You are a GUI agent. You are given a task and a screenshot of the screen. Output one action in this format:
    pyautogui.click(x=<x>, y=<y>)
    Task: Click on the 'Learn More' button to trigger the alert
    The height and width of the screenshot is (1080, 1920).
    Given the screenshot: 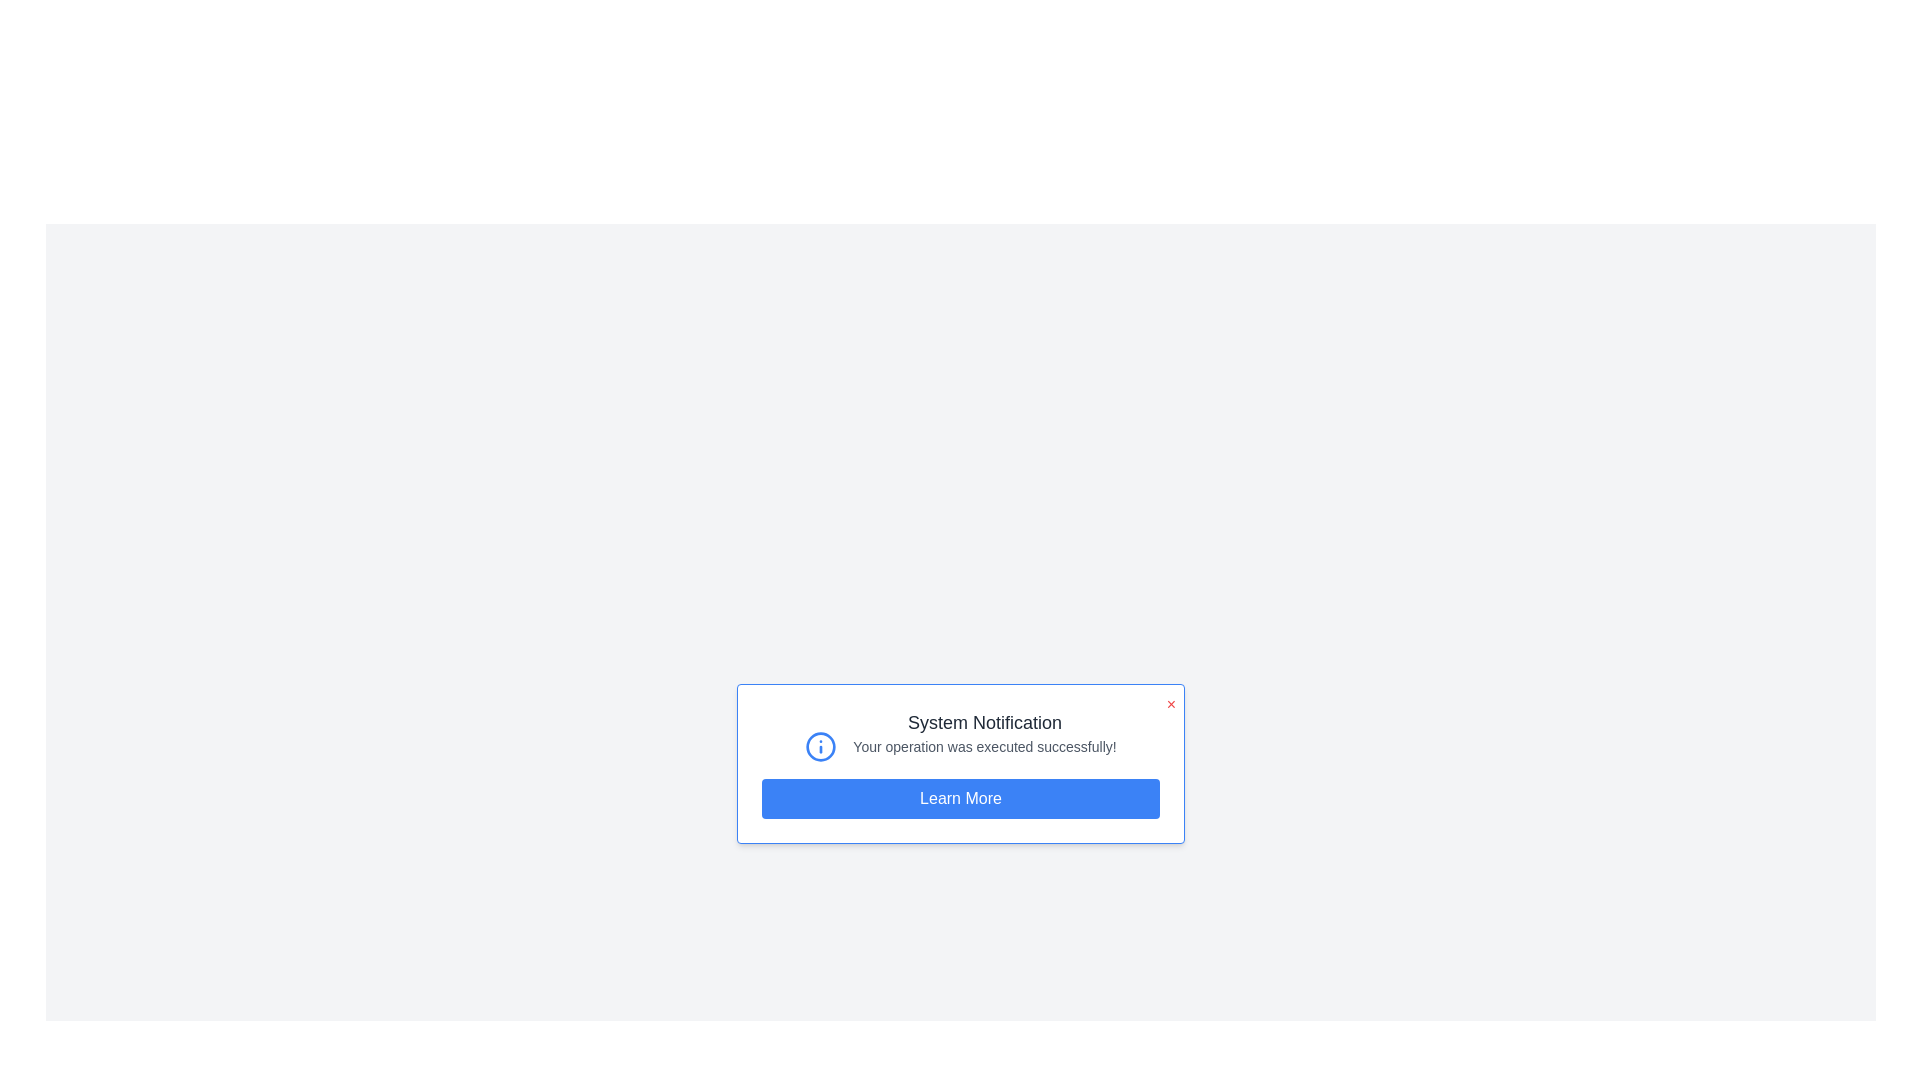 What is the action you would take?
    pyautogui.click(x=960, y=797)
    